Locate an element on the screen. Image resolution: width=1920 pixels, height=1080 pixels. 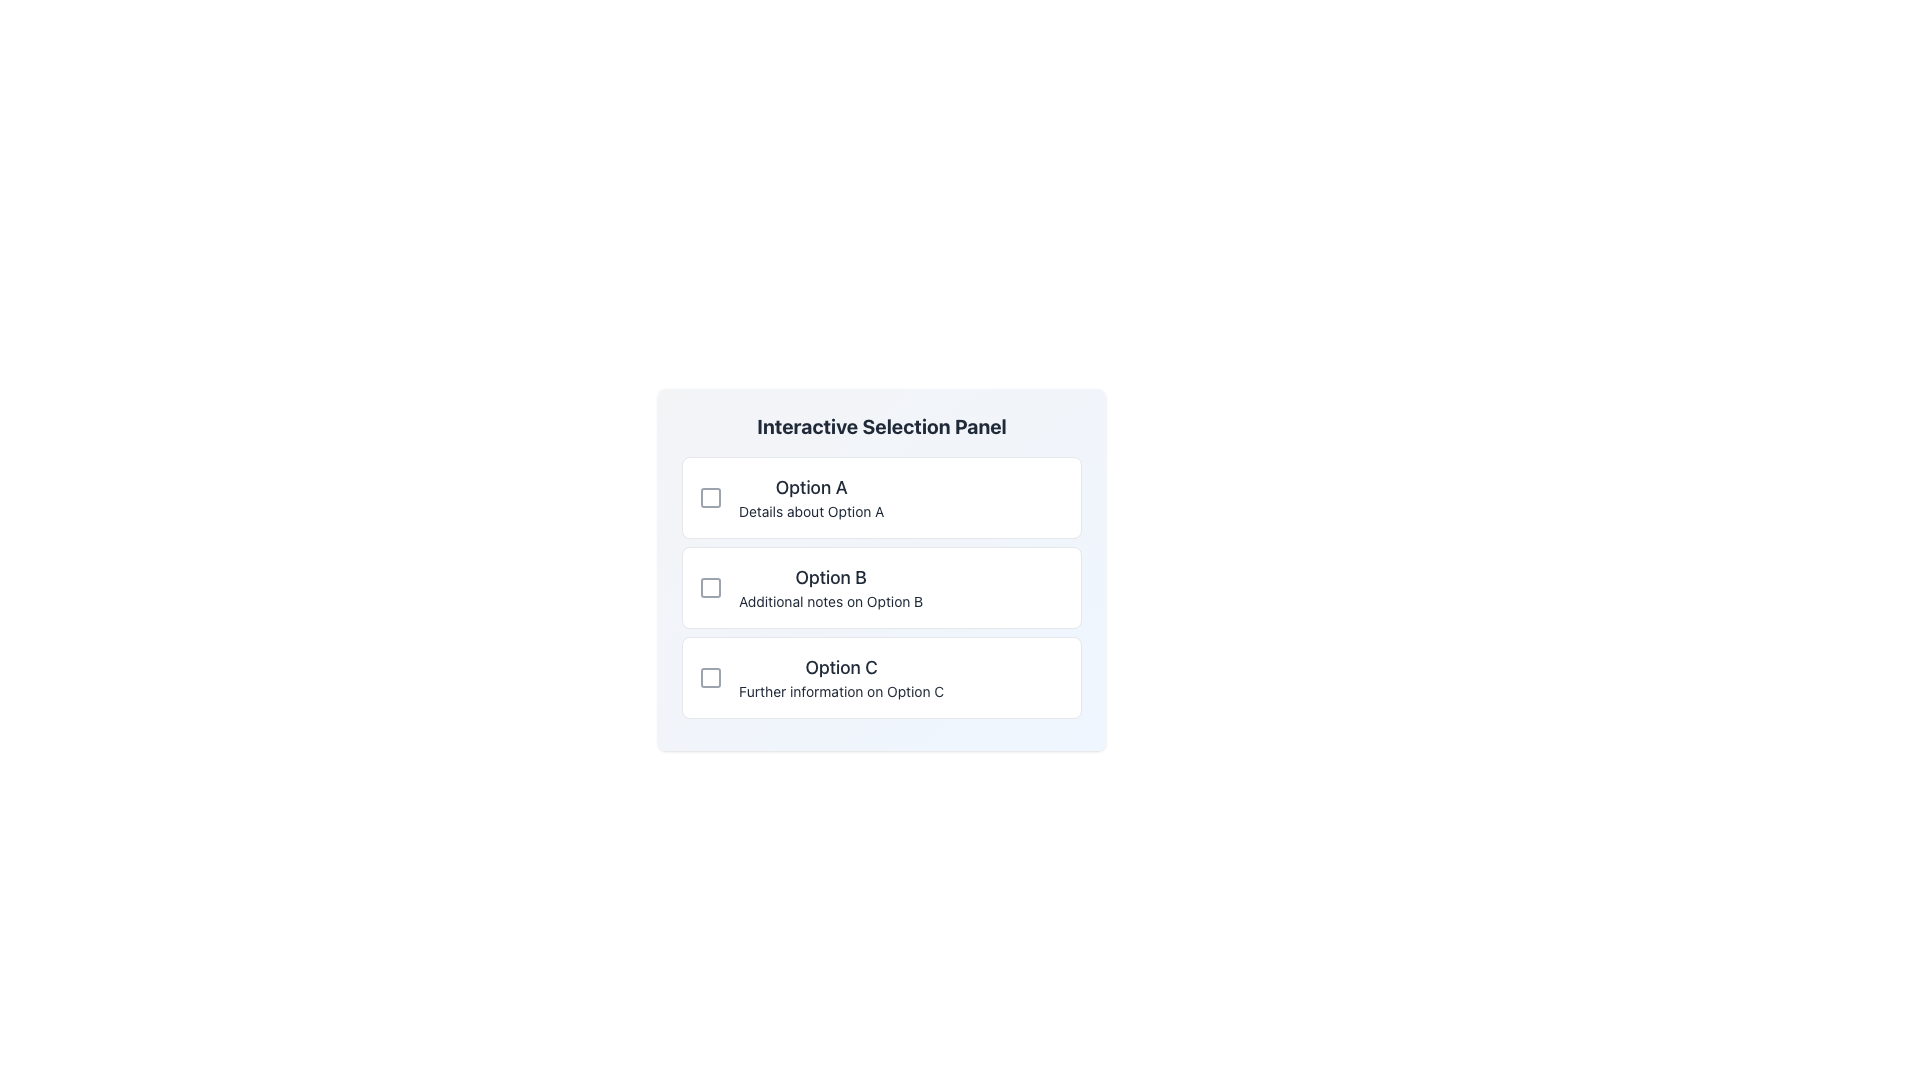
the text group containing the title 'Option C' and the description 'Further information on Option C', which is located in the last row of the list of options is located at coordinates (841, 677).